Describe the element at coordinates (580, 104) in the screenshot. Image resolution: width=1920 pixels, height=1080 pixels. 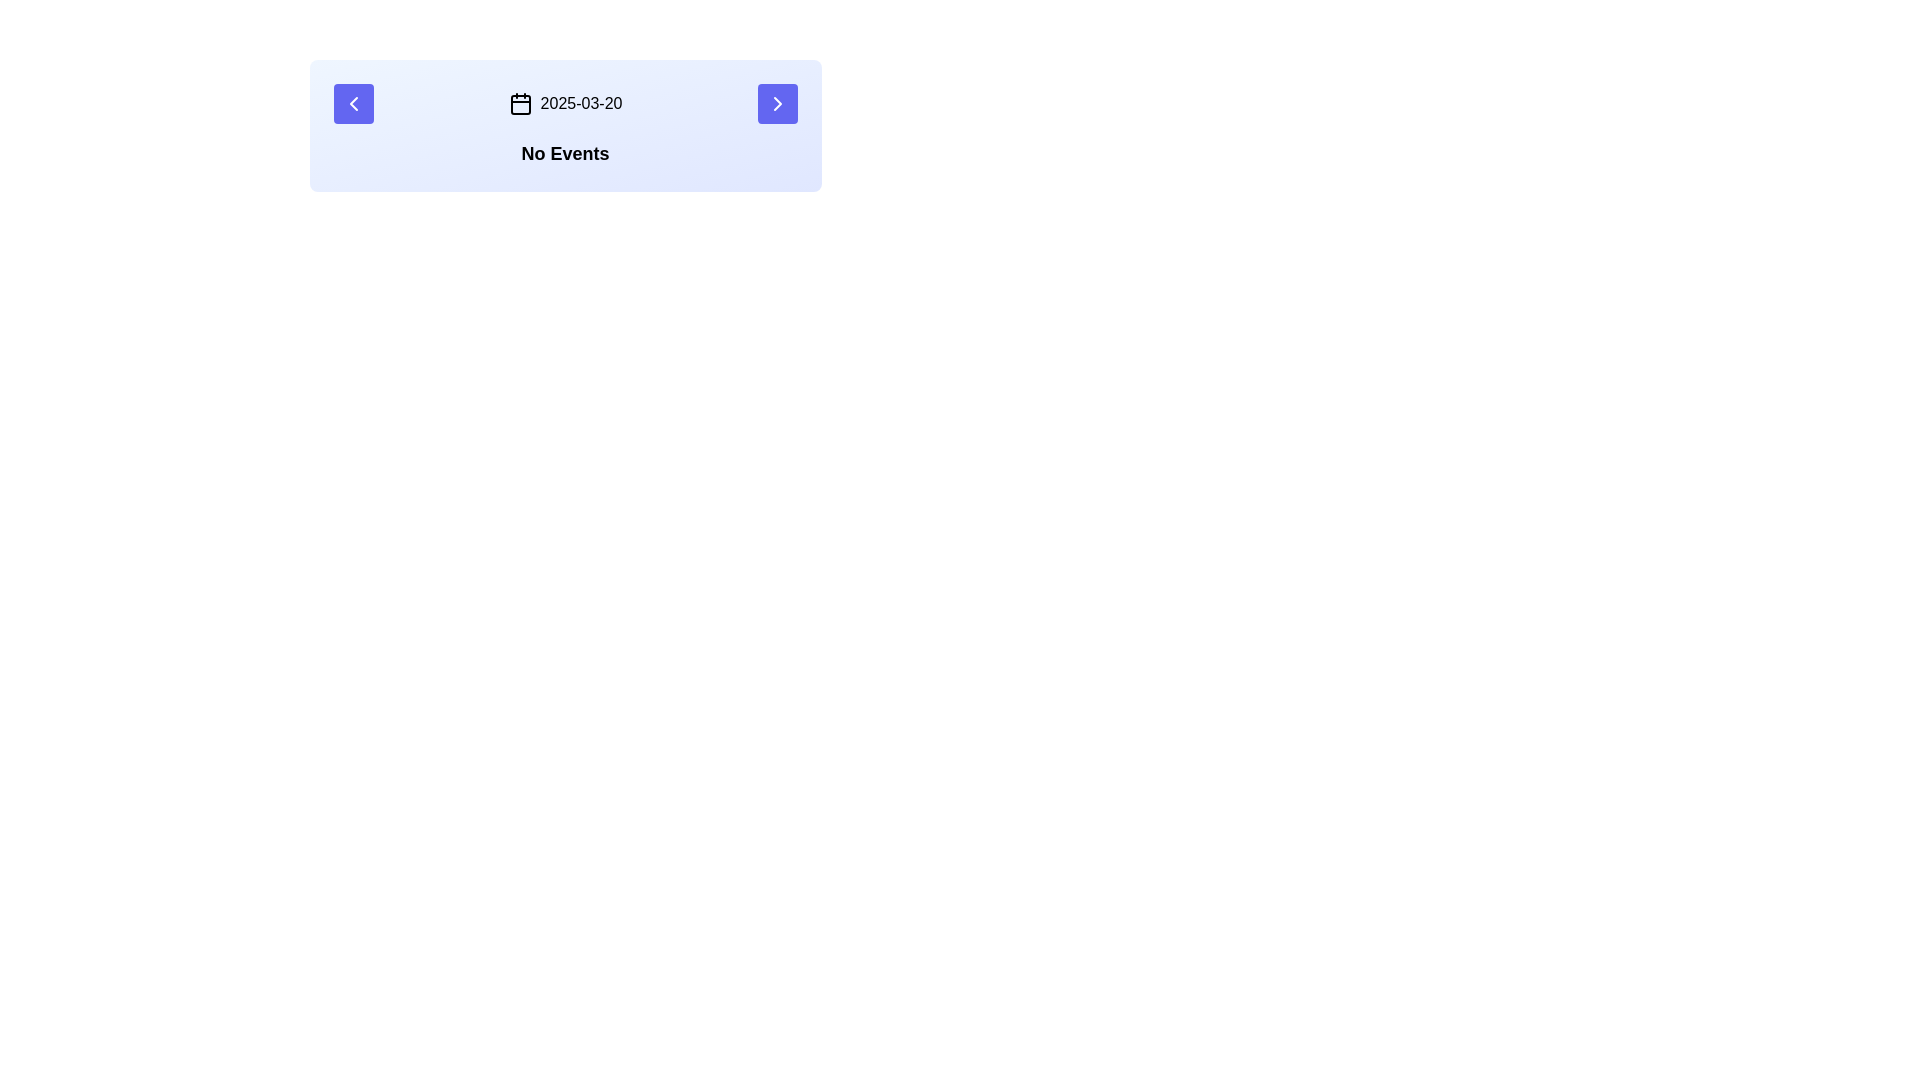
I see `the text display showing the date '2025-03-20', which is located to the right of the calendar icon within a card-like component` at that location.